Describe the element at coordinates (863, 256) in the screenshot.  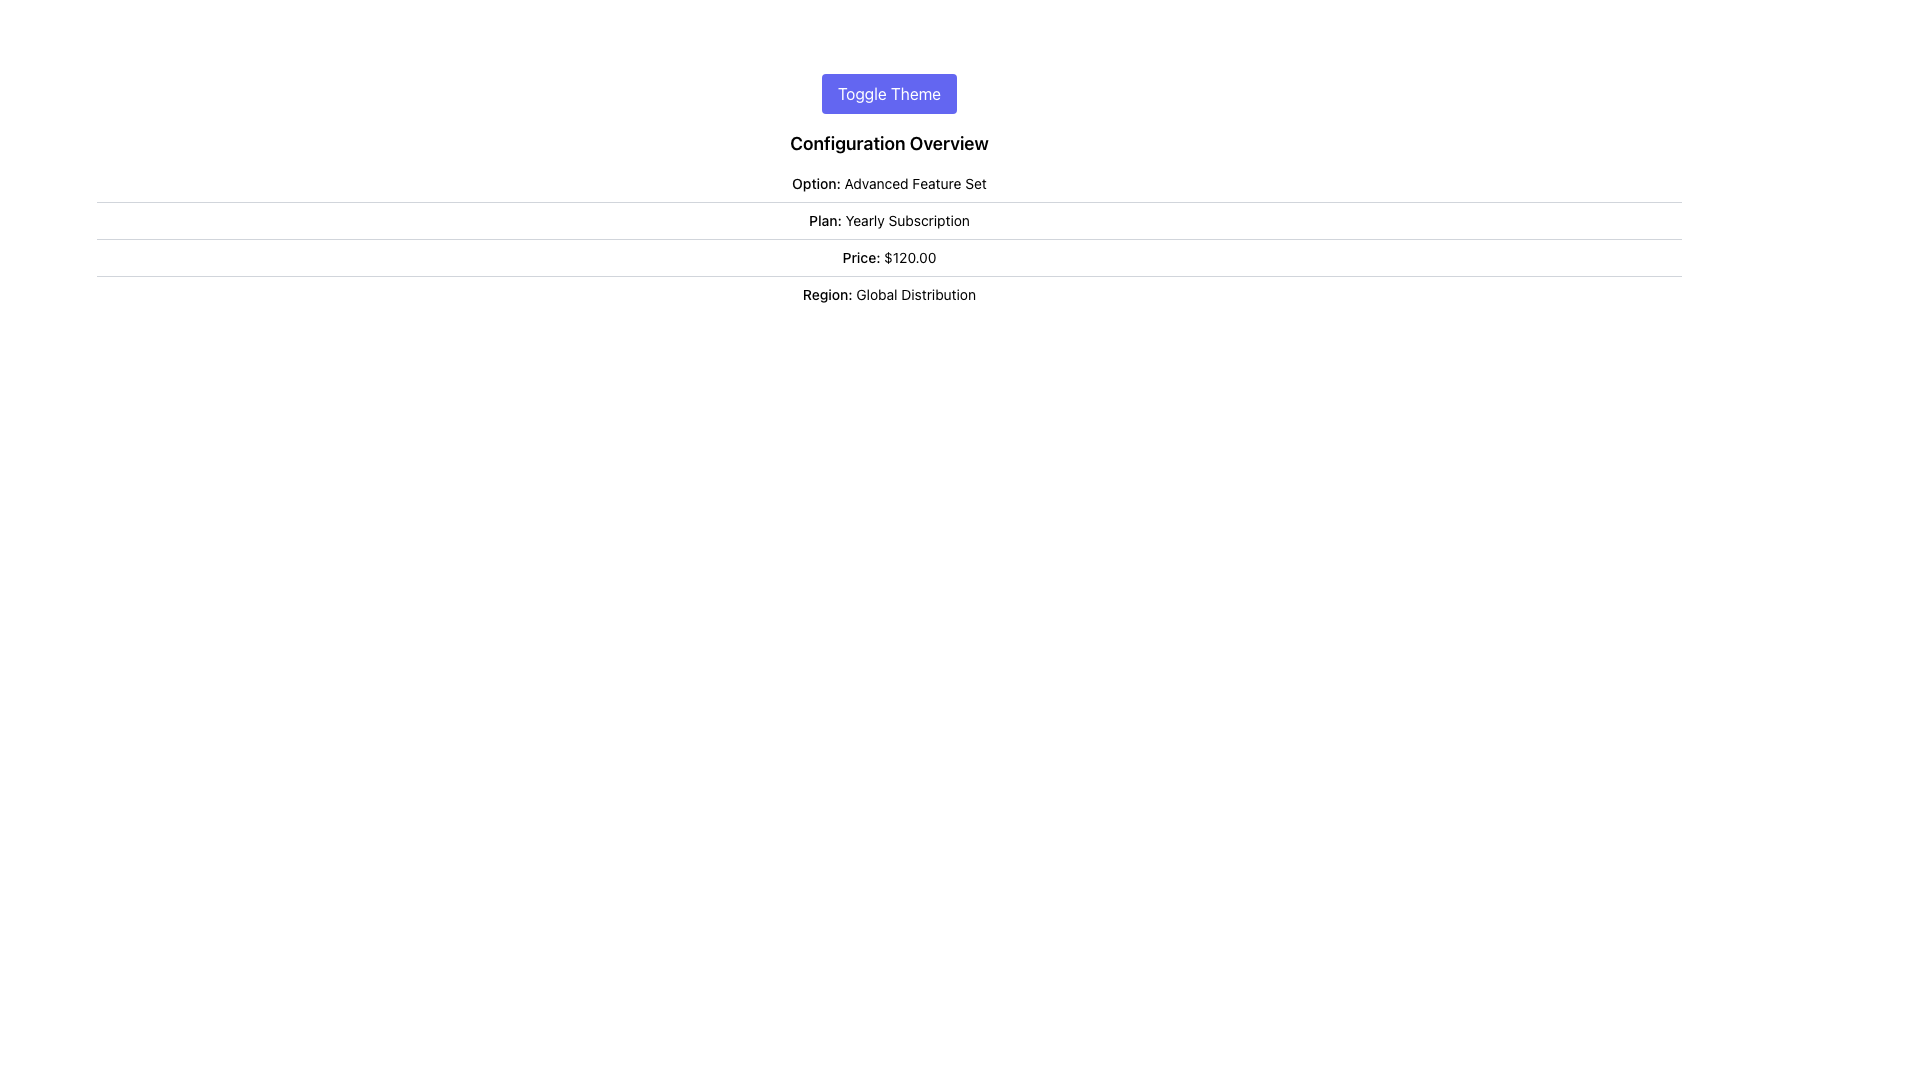
I see `the 'Price:' label` at that location.